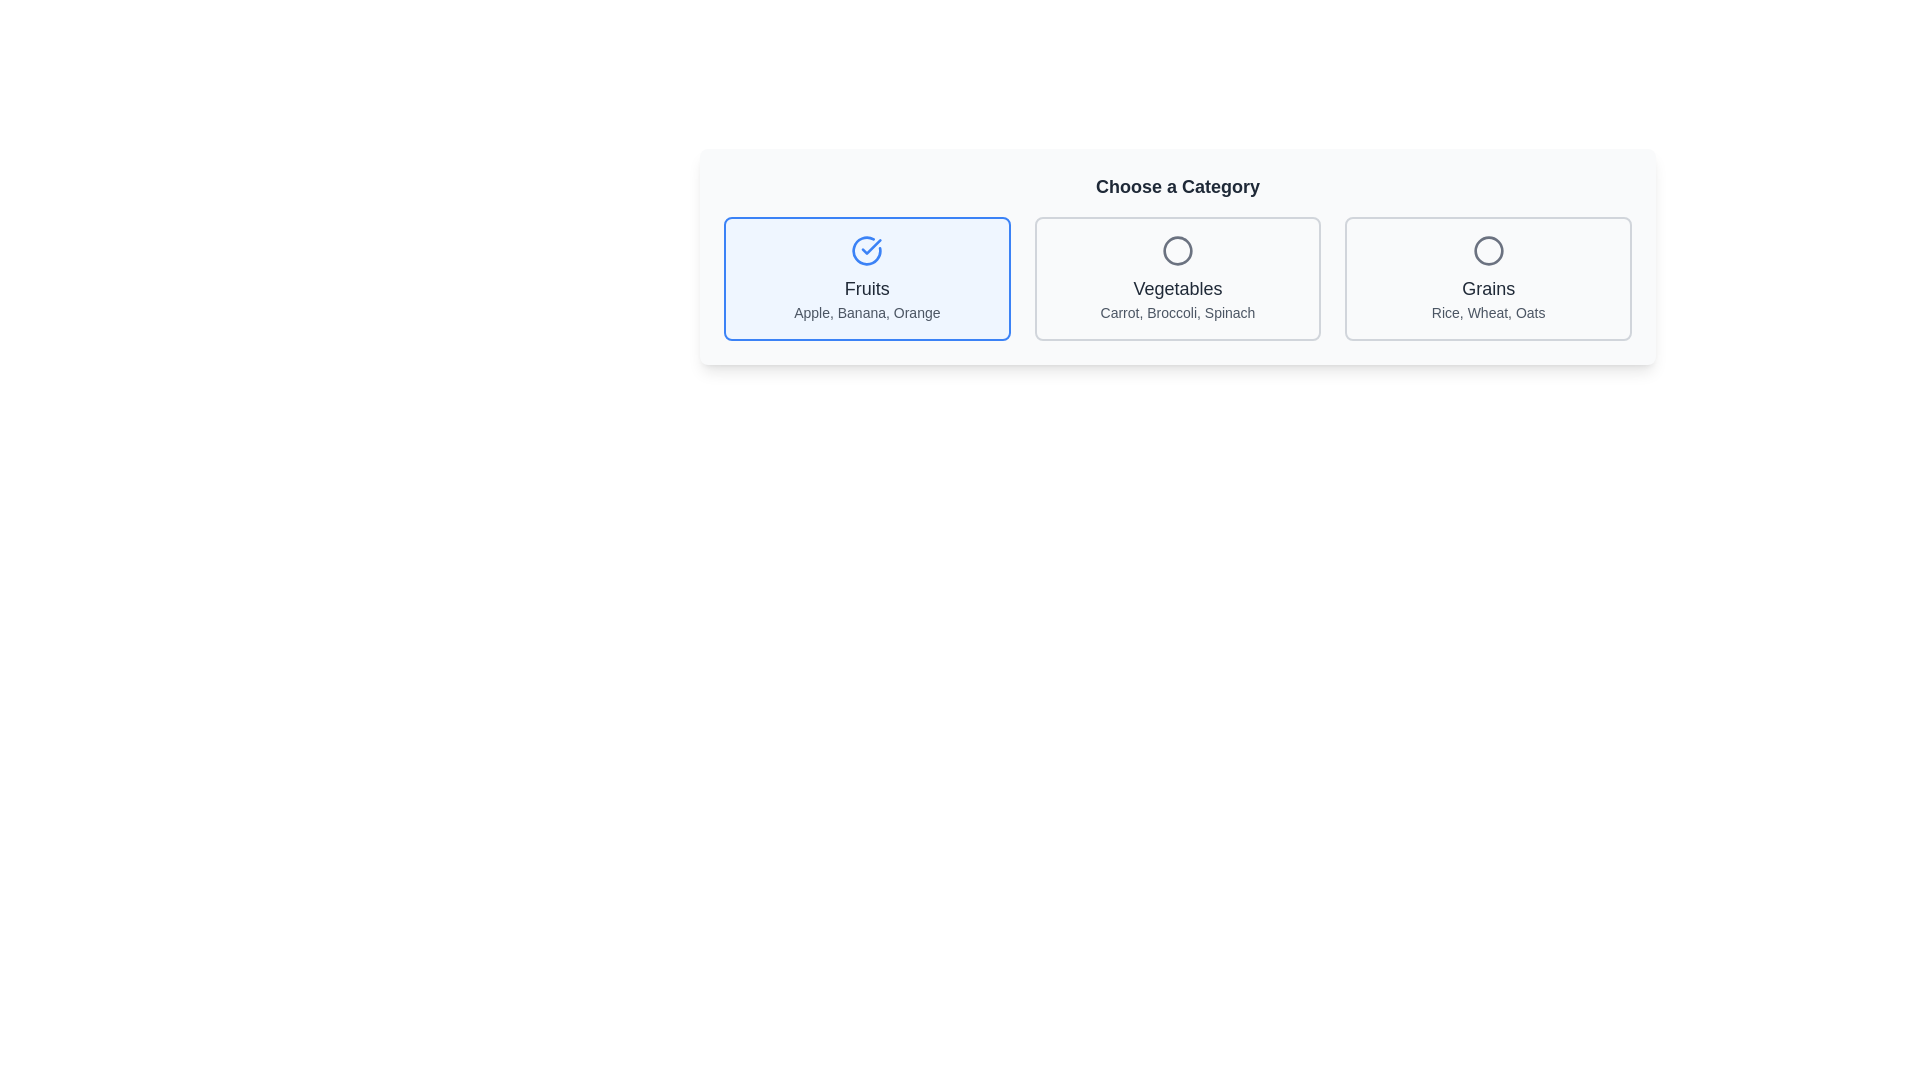 This screenshot has height=1080, width=1920. Describe the element at coordinates (867, 312) in the screenshot. I see `the static text field that displays 'Apple, Banana, Orange', which is located below the 'Fruits' title in the first card of the horizontal selection menu` at that location.